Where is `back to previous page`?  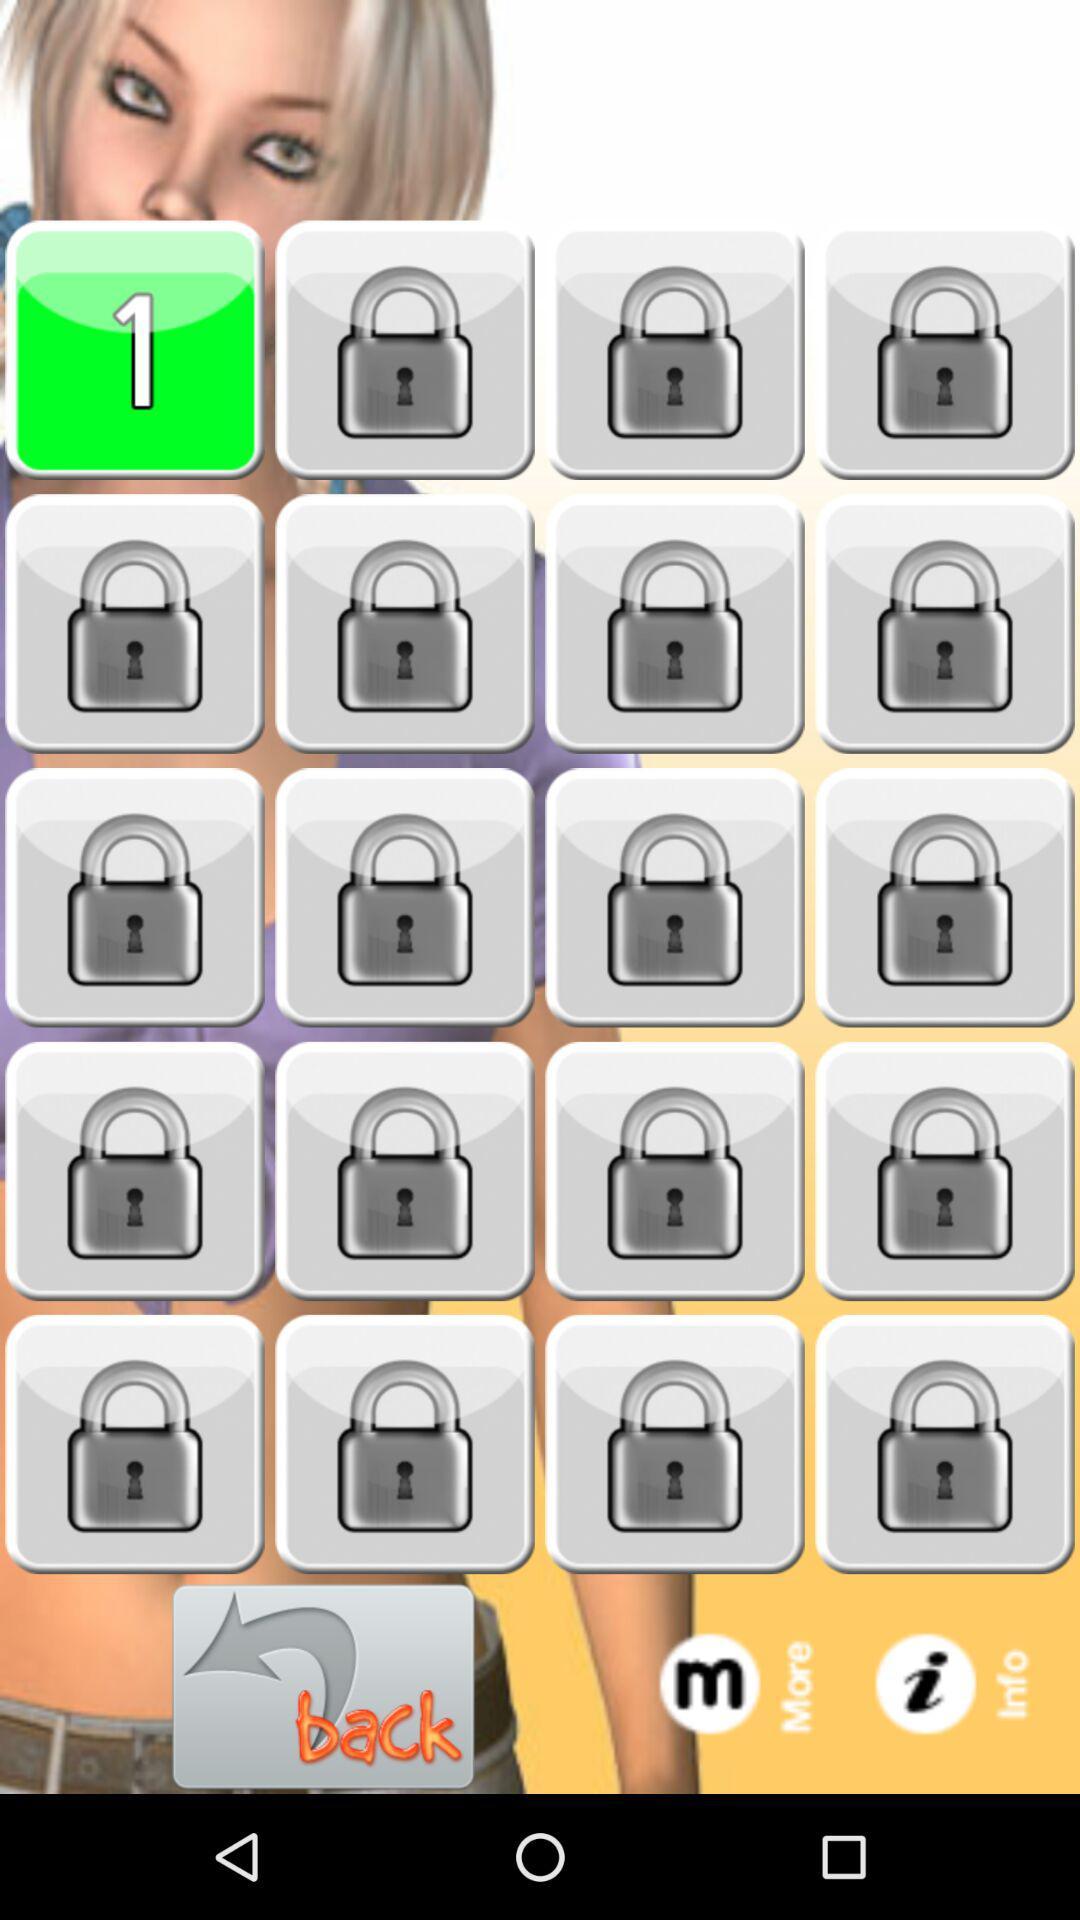 back to previous page is located at coordinates (323, 1686).